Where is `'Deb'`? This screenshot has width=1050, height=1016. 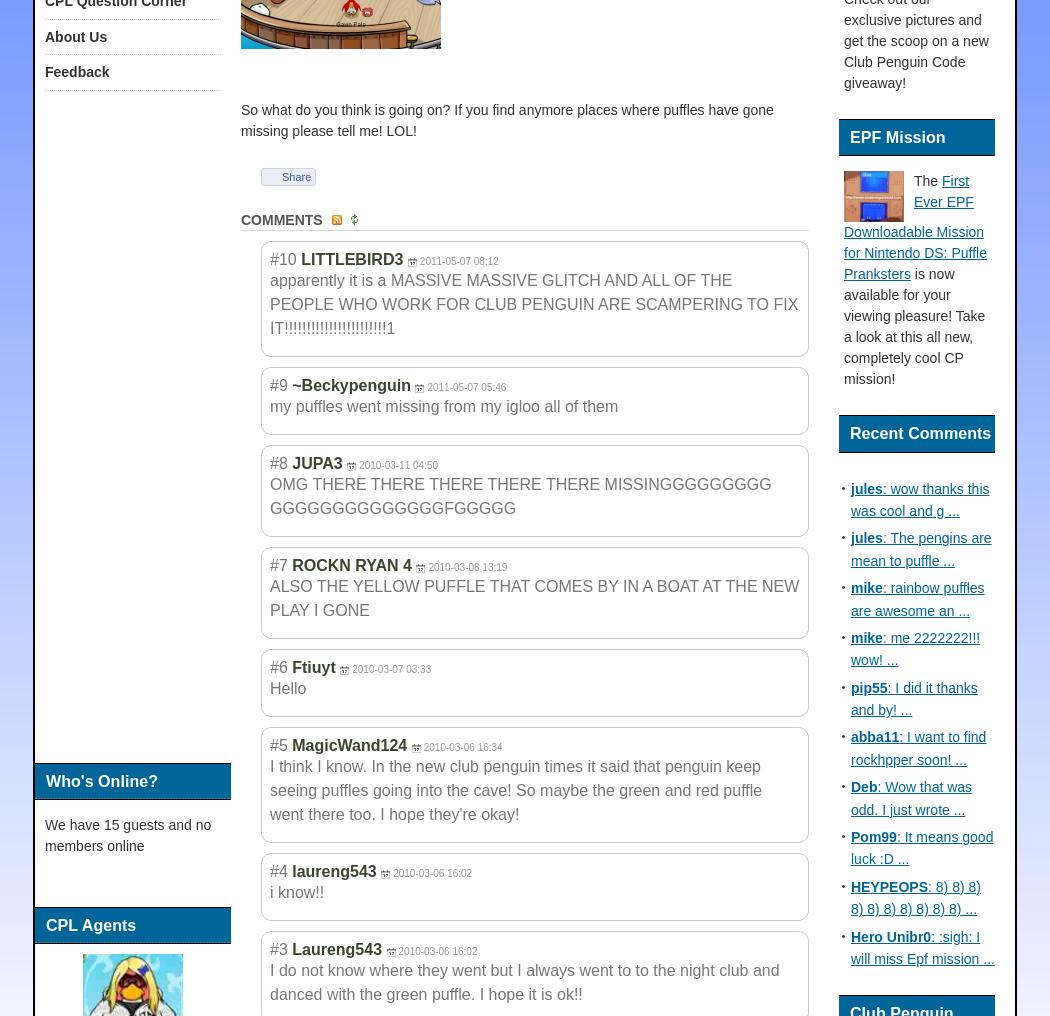 'Deb' is located at coordinates (863, 785).